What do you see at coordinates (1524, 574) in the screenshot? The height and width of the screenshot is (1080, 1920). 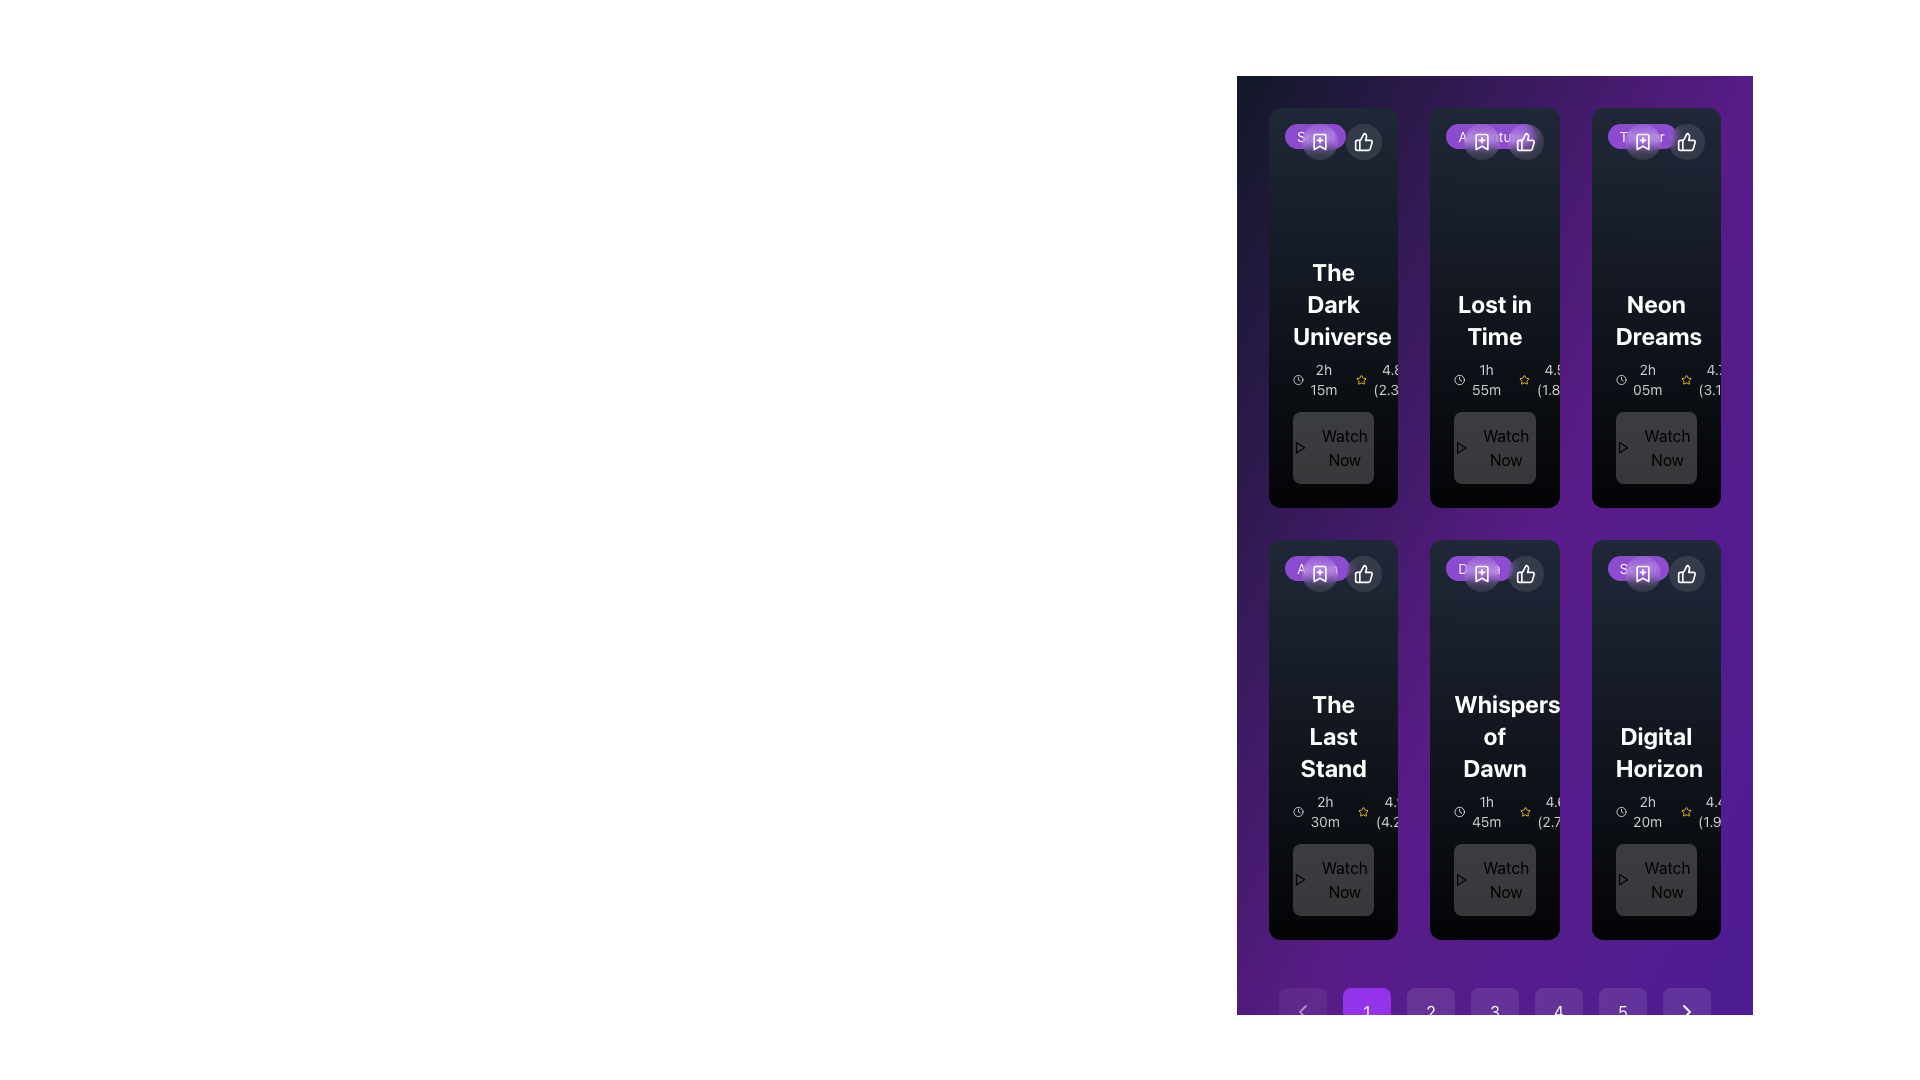 I see `the circular button with a white thumbs-up icon located at the top-right corner of the 'Whispers of Dawn' card to like the content` at bounding box center [1524, 574].